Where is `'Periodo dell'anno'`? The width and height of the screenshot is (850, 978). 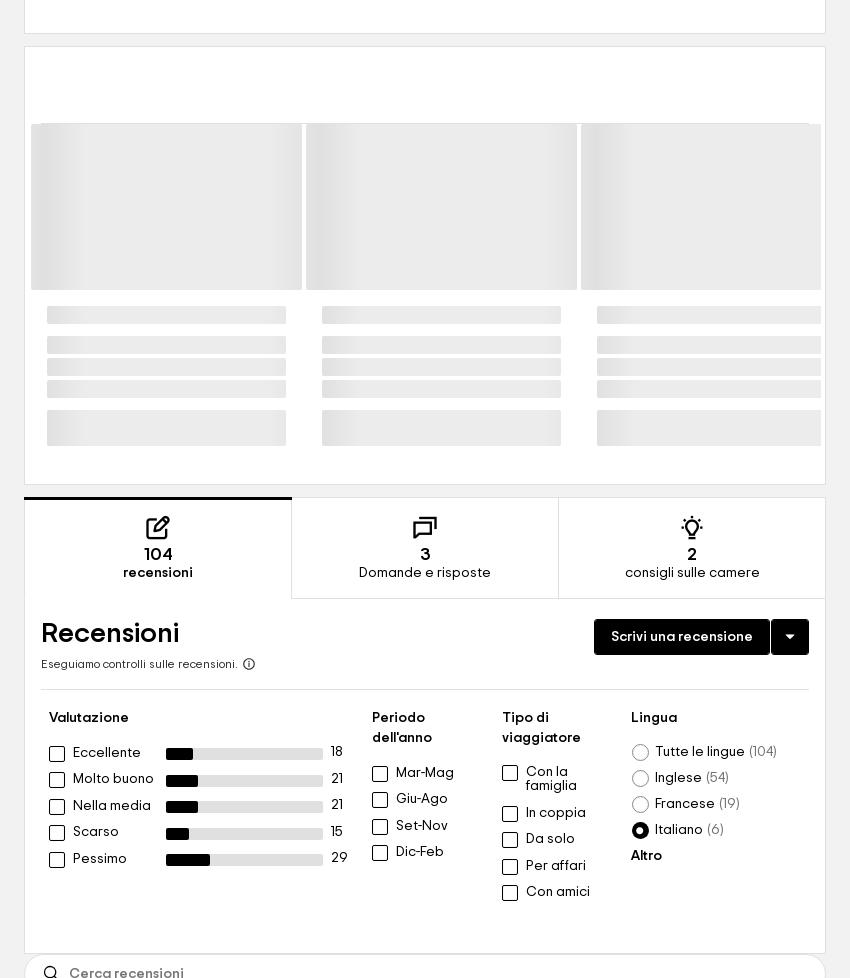
'Periodo dell'anno' is located at coordinates (401, 728).